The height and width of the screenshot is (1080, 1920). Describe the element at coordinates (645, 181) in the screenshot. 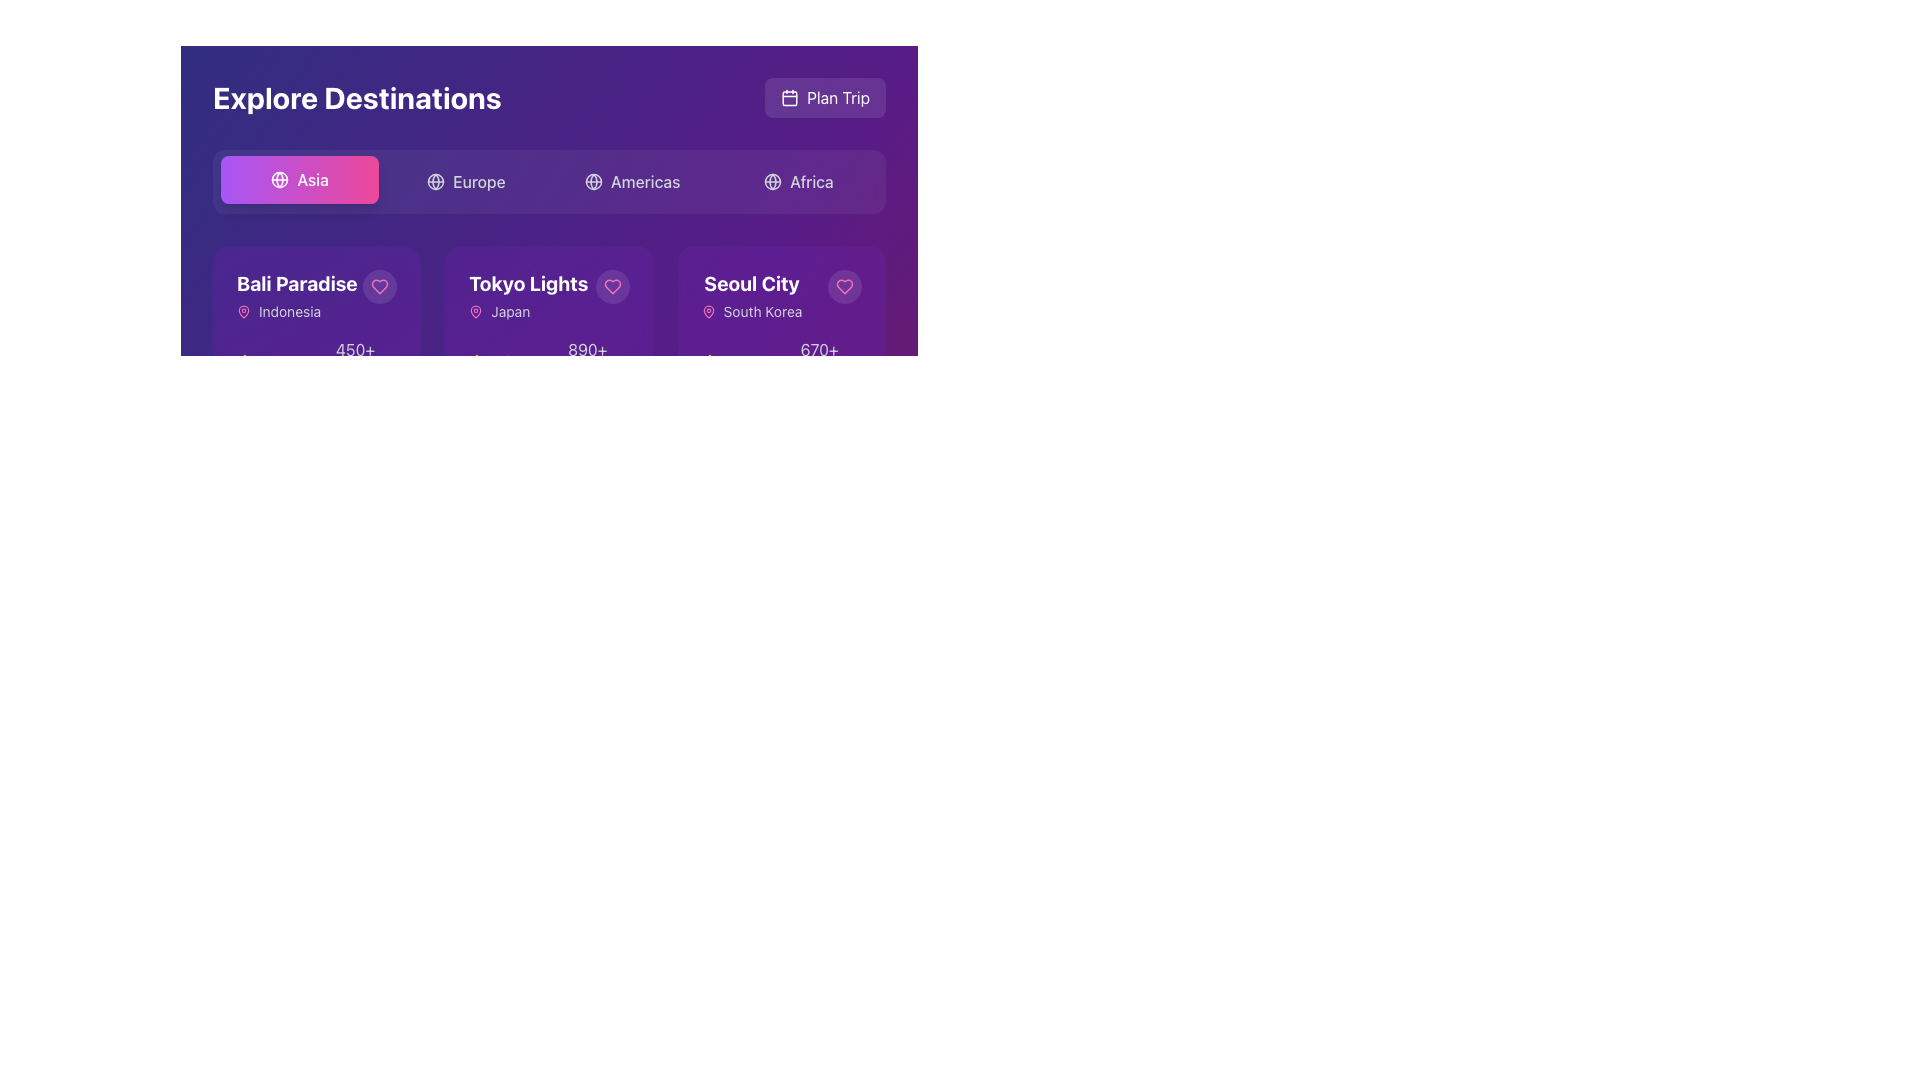

I see `the navigational text label for 'Americas' positioned as the third item in the horizontal navigation bar under 'Explore Destinations'` at that location.